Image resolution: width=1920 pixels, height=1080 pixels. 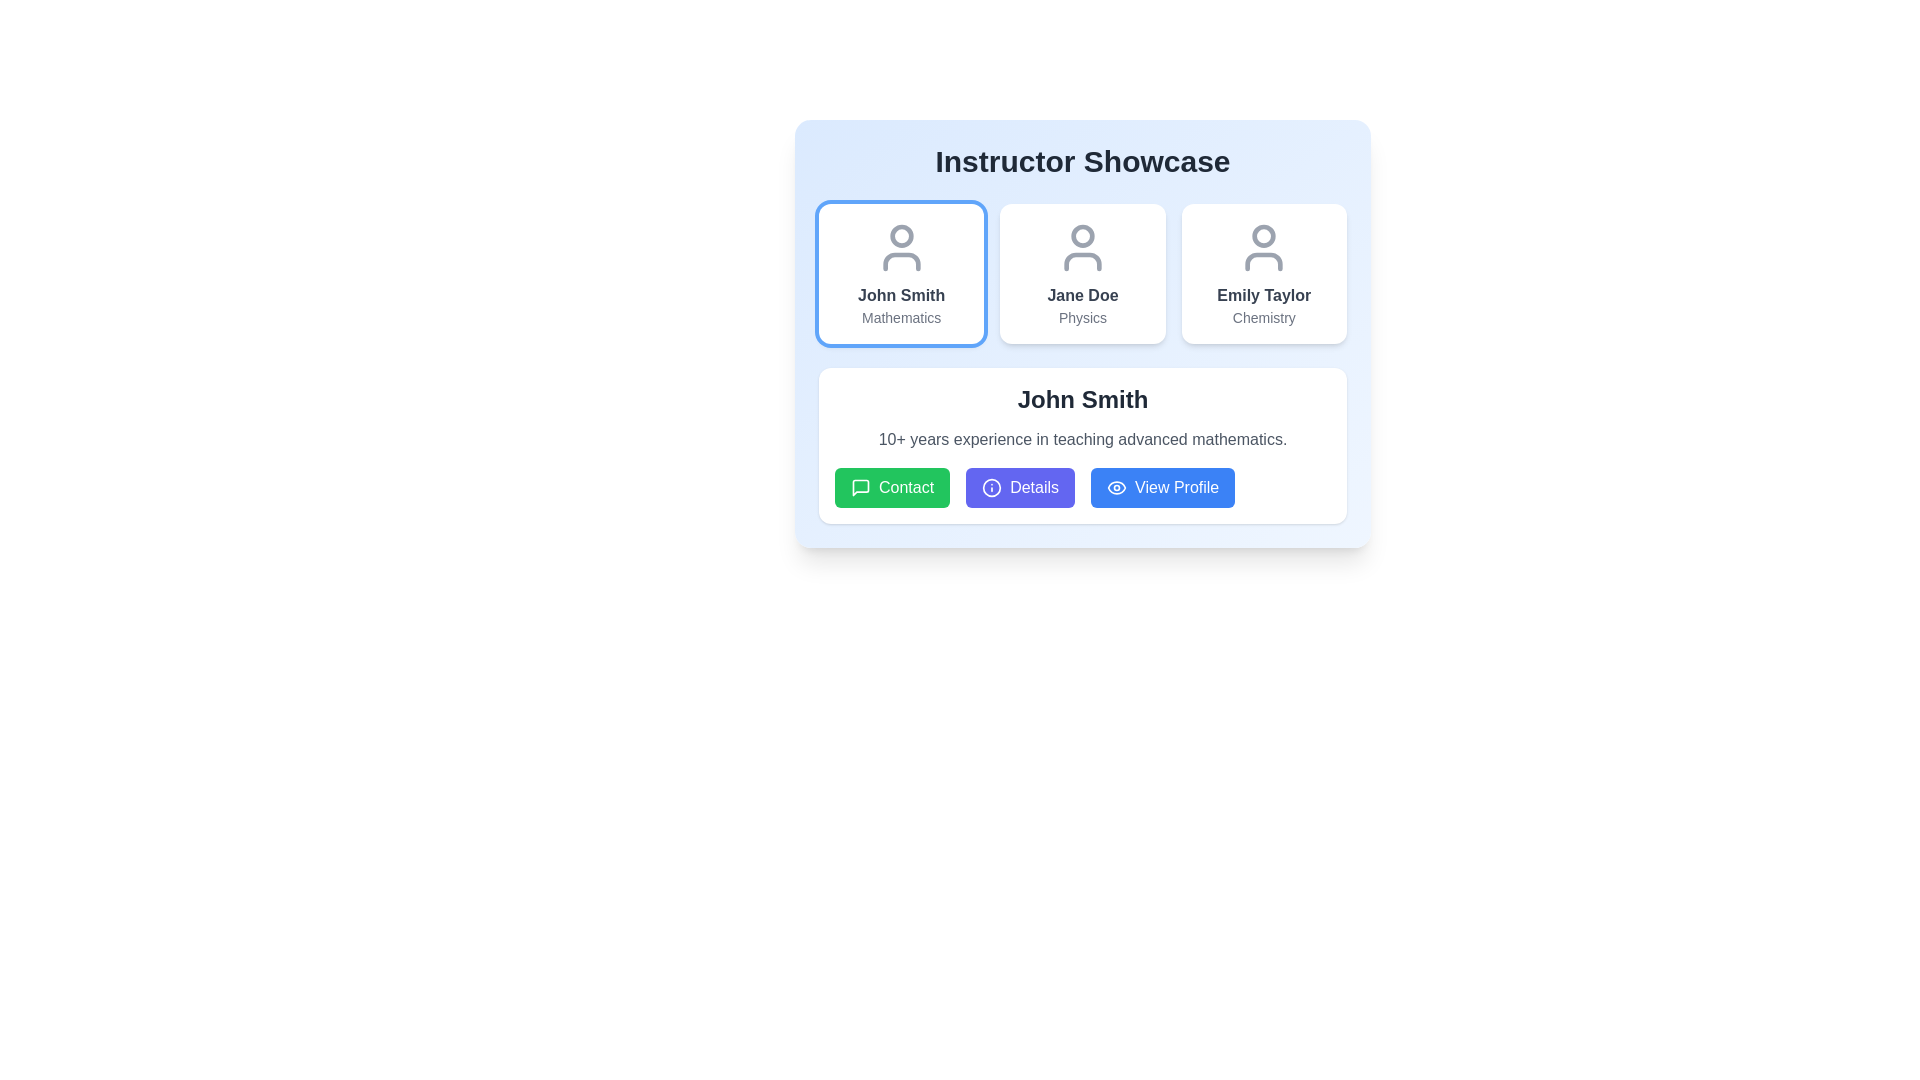 I want to click on the 'Details' icon located within the button at the bottom center of the interface, so click(x=992, y=488).